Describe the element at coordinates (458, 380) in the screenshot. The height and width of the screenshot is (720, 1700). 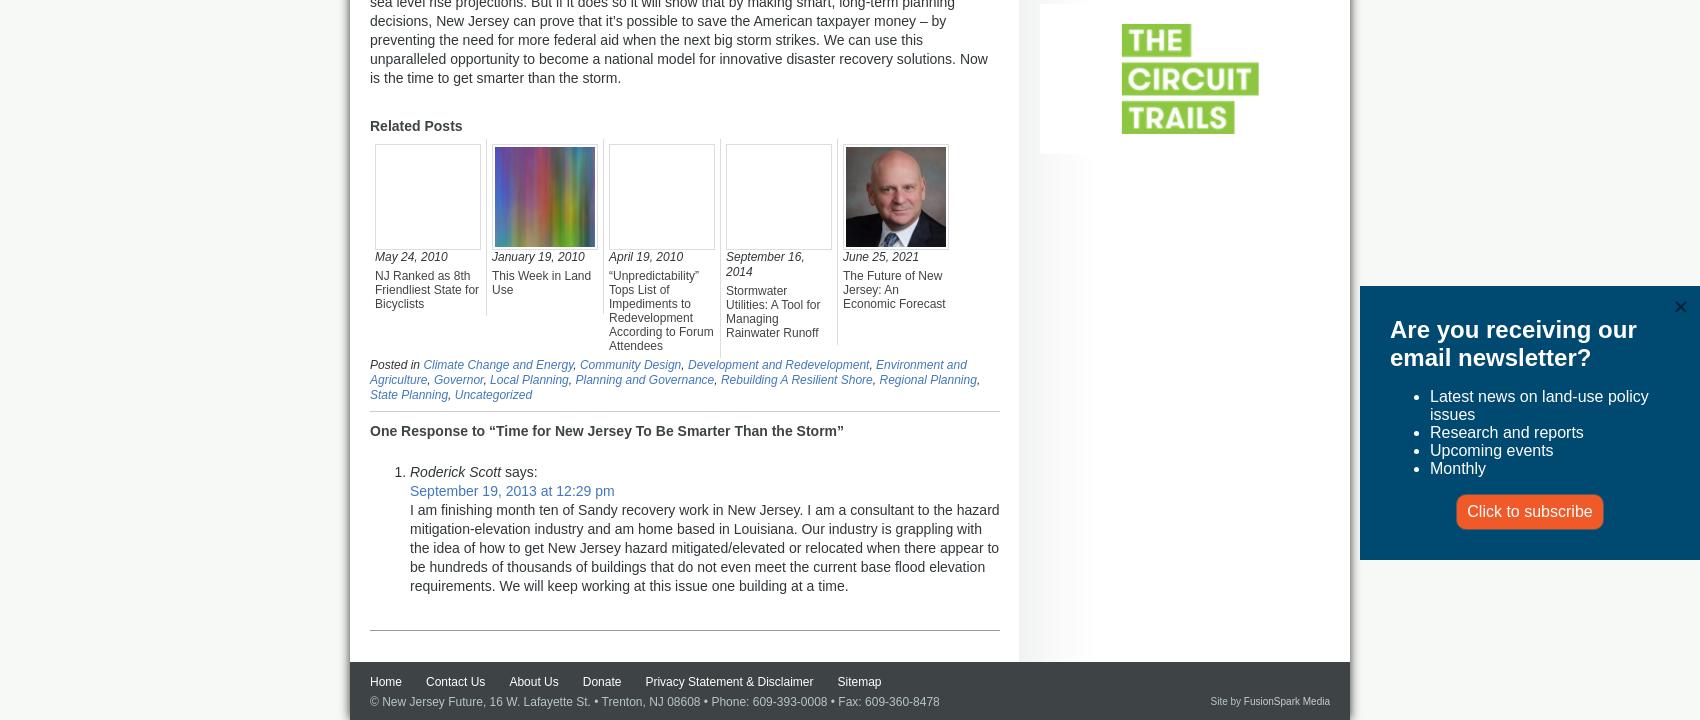
I see `'Governor'` at that location.